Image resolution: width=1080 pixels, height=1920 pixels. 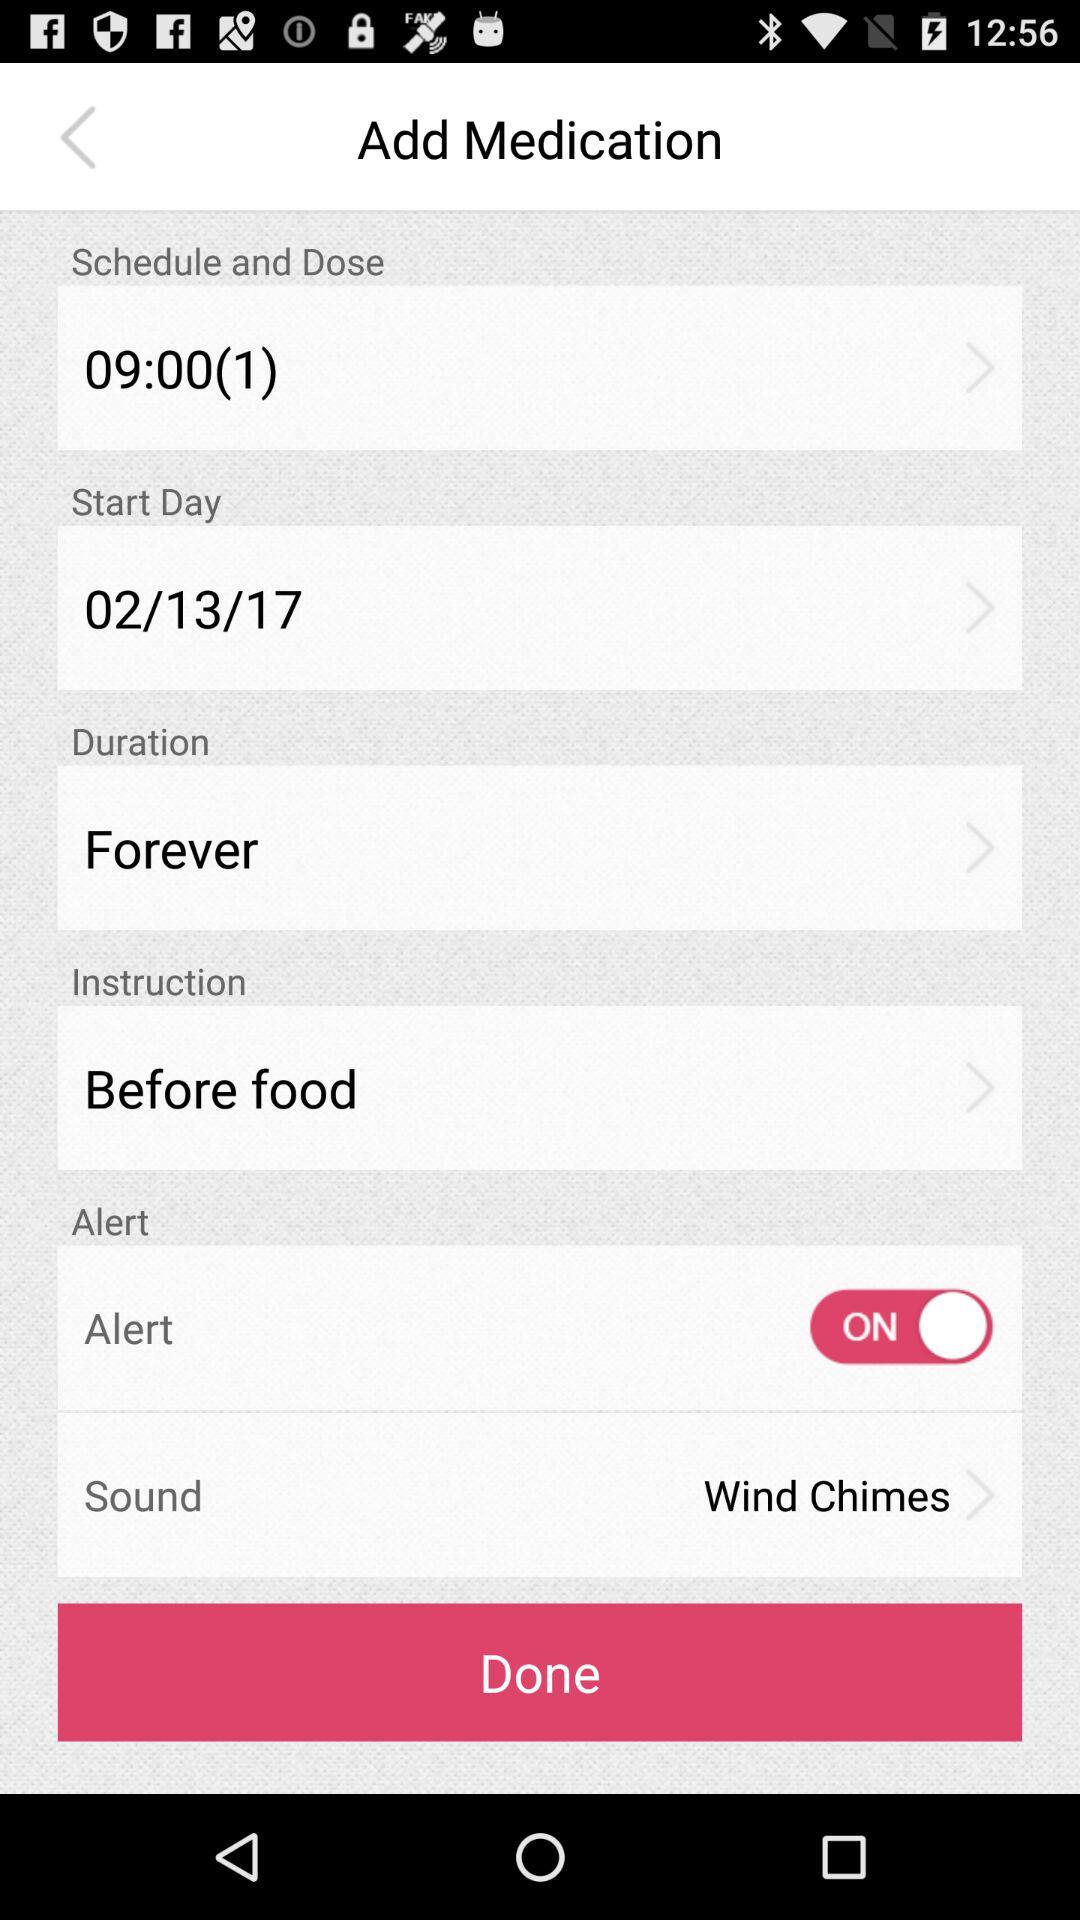 What do you see at coordinates (540, 847) in the screenshot?
I see `forever` at bounding box center [540, 847].